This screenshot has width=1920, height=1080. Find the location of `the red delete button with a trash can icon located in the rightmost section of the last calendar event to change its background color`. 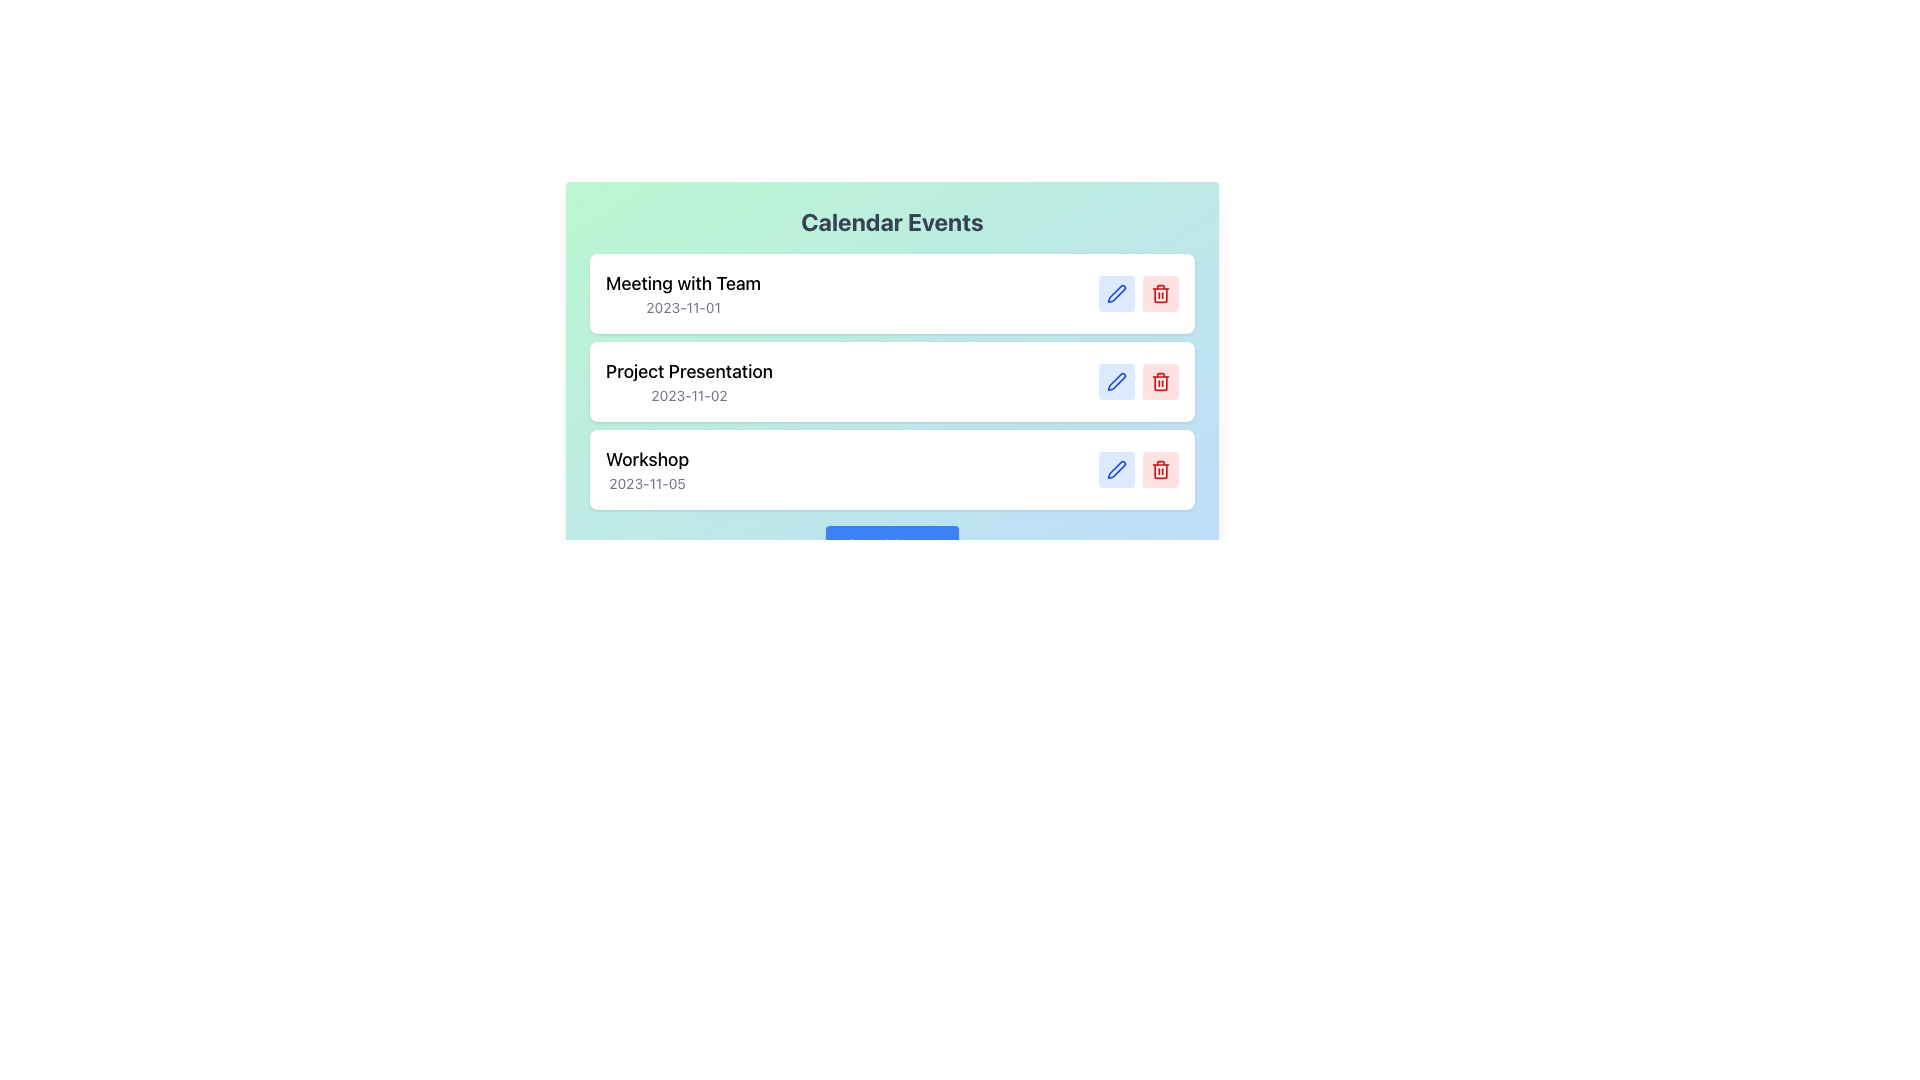

the red delete button with a trash can icon located in the rightmost section of the last calendar event to change its background color is located at coordinates (1161, 470).